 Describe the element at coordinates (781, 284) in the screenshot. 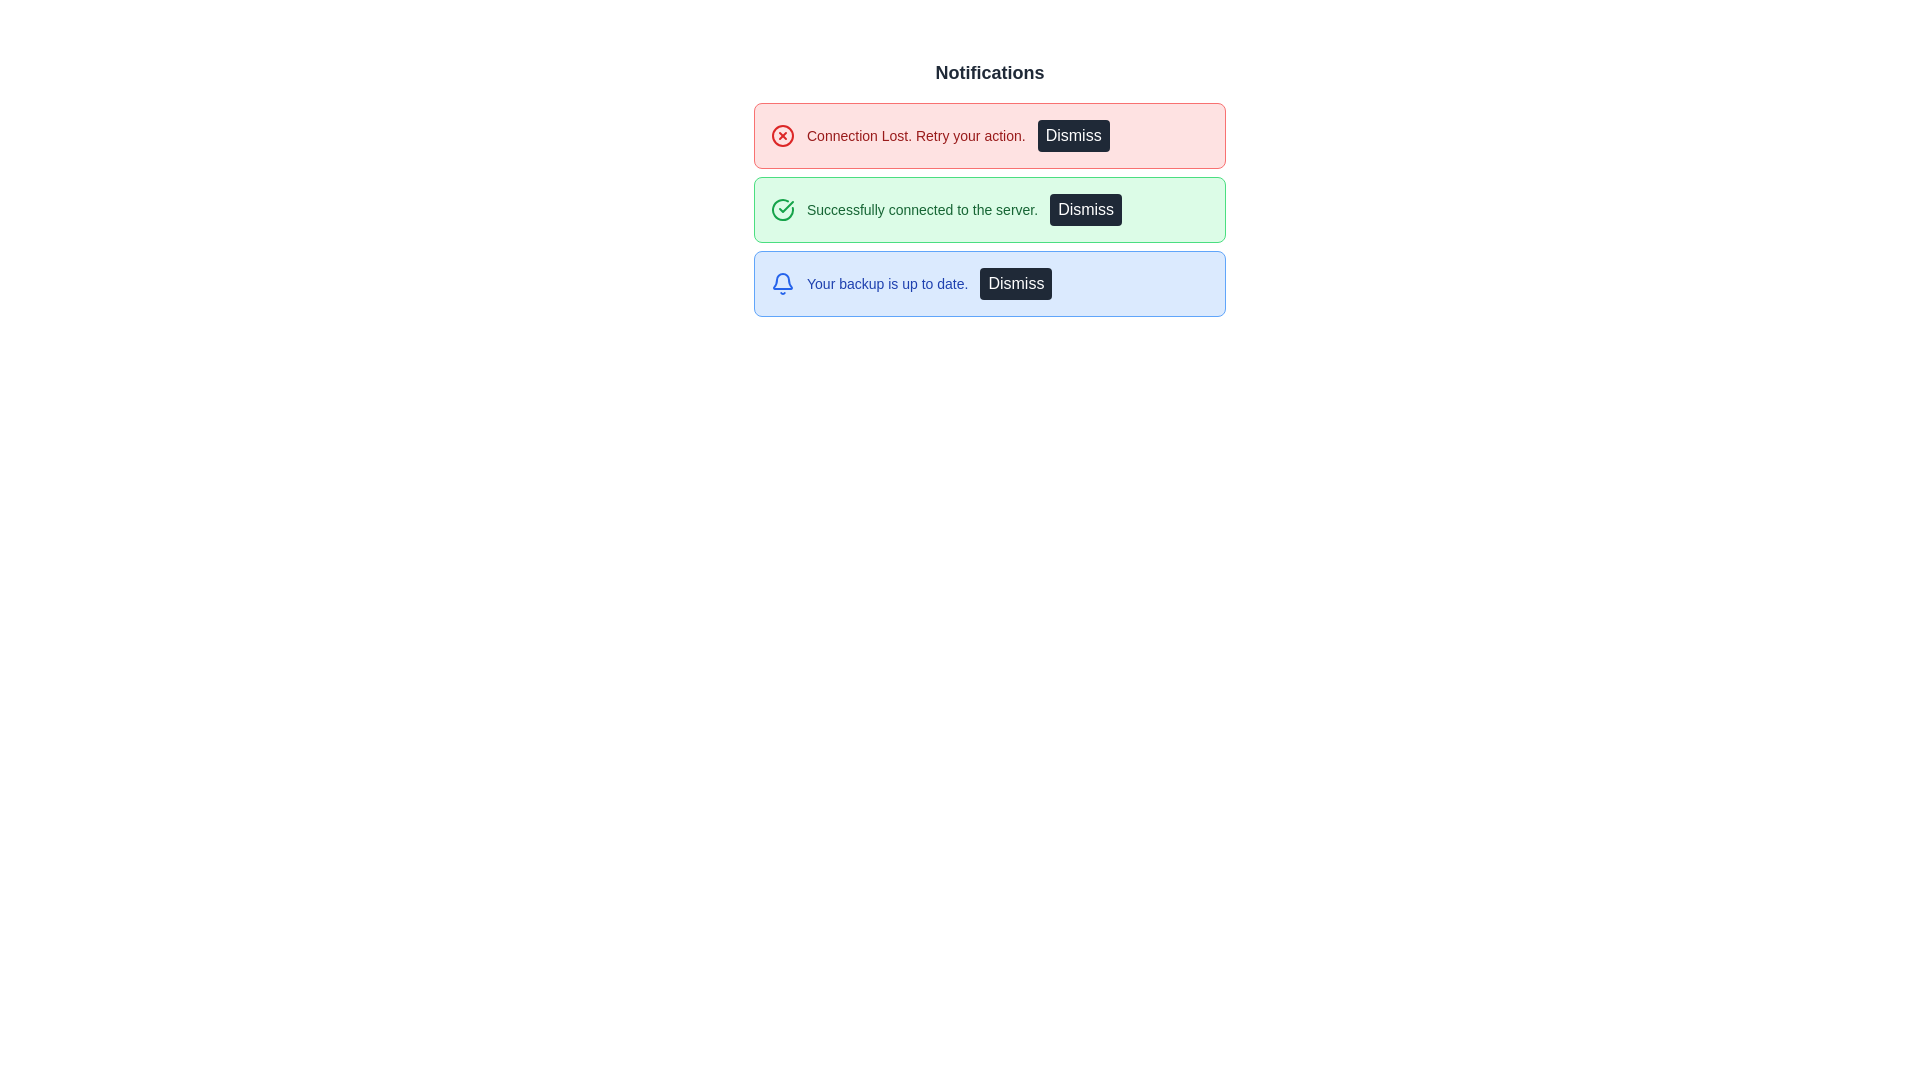

I see `the blue bell icon located at the leftmost part of the notification card stating 'Your backup is up to date.'` at that location.